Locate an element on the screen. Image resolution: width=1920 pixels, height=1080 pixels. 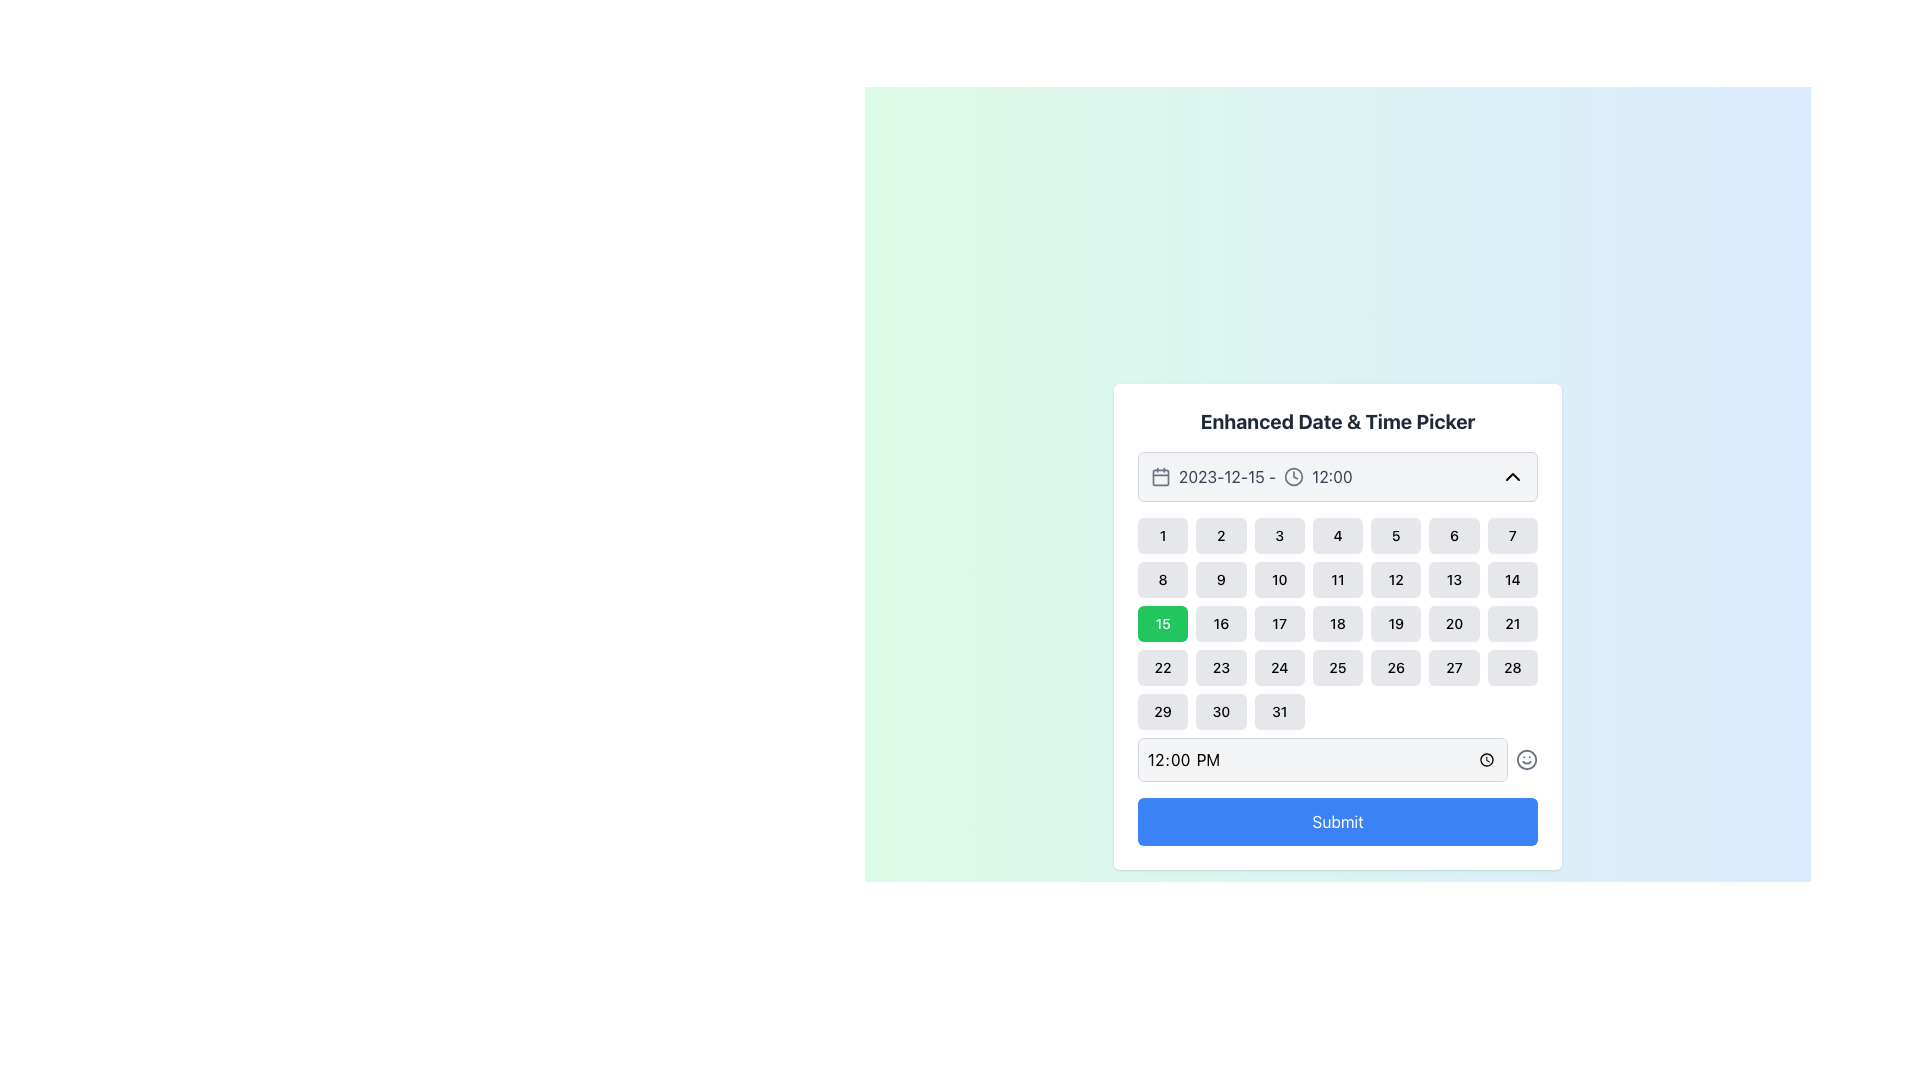
the button representing the 26th day in the calendar component of the date and time picker to trigger hover effects is located at coordinates (1395, 667).